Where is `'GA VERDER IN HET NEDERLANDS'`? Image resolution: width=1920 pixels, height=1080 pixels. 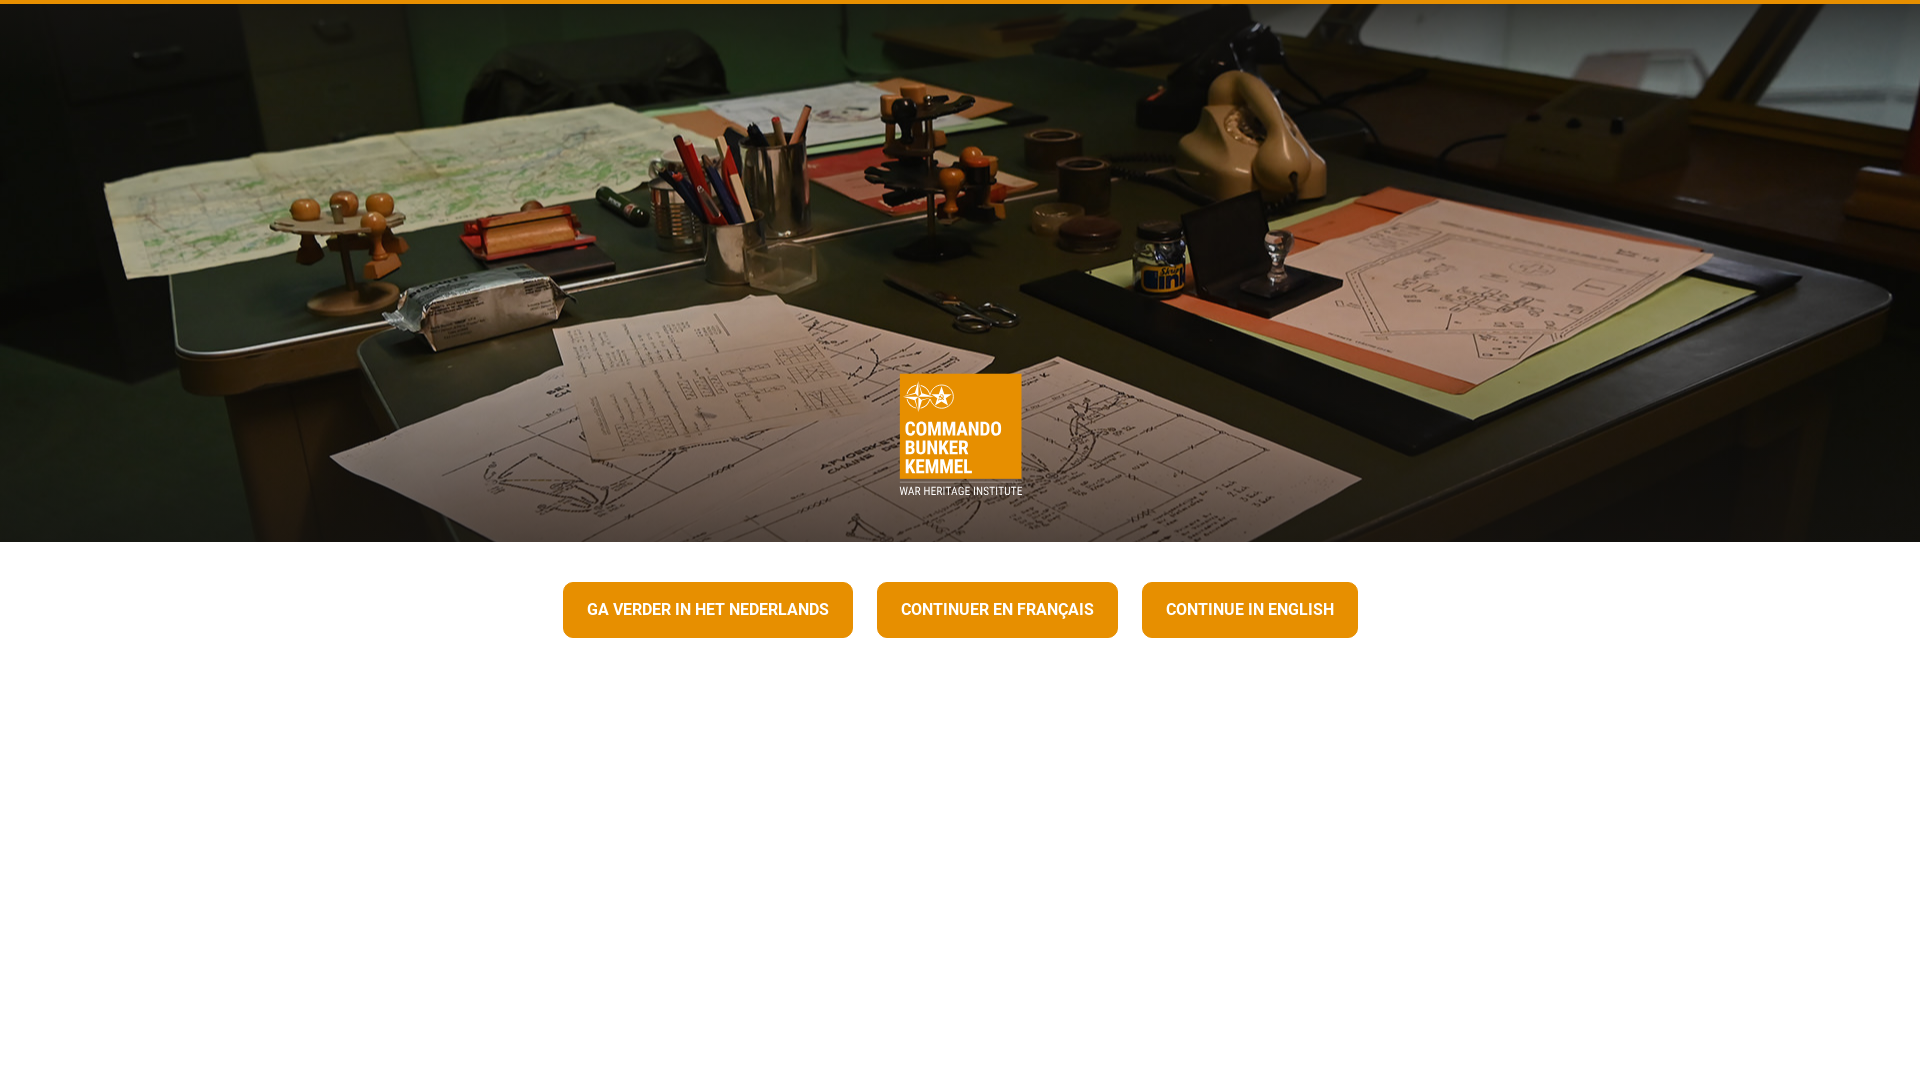 'GA VERDER IN HET NEDERLANDS' is located at coordinates (706, 608).